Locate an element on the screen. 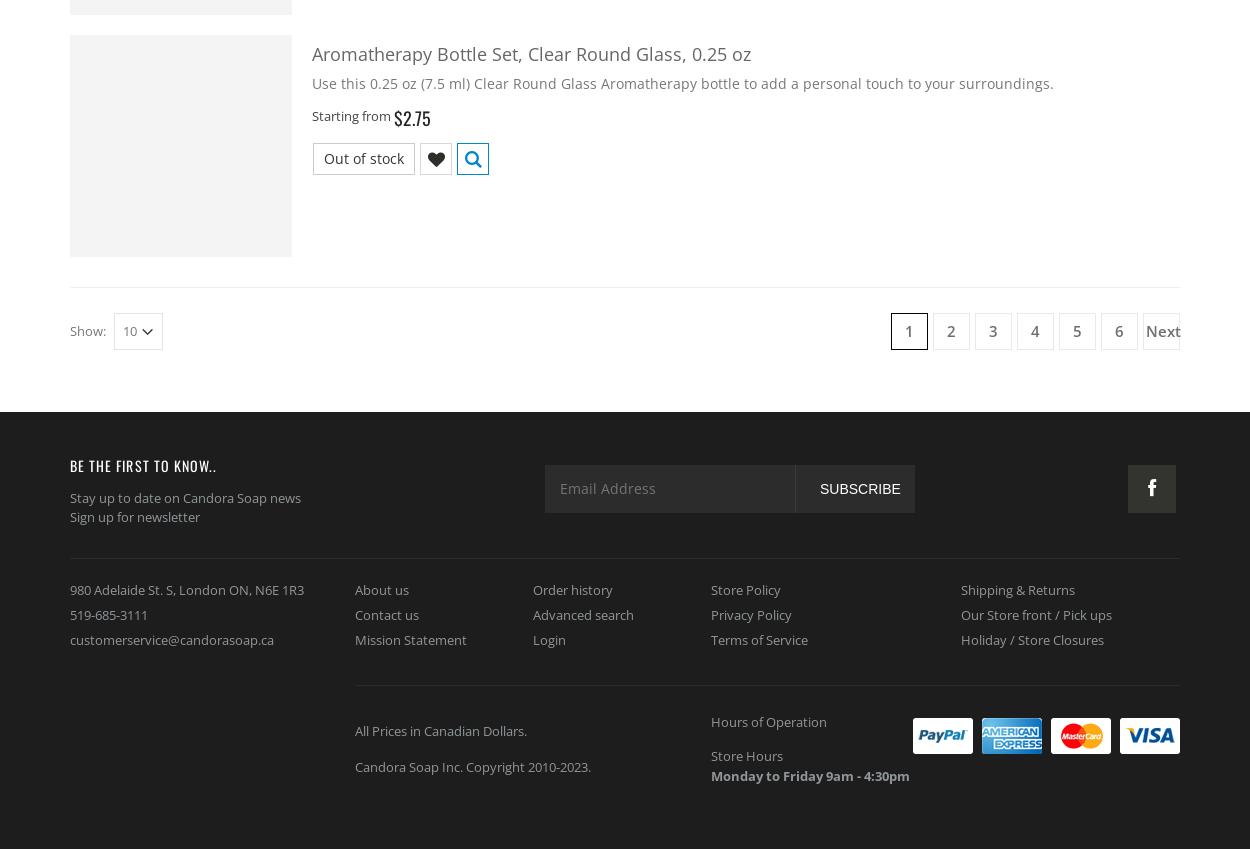 The height and width of the screenshot is (849, 1250). 'Monday to Friday 9am - 4:30pm' is located at coordinates (710, 773).